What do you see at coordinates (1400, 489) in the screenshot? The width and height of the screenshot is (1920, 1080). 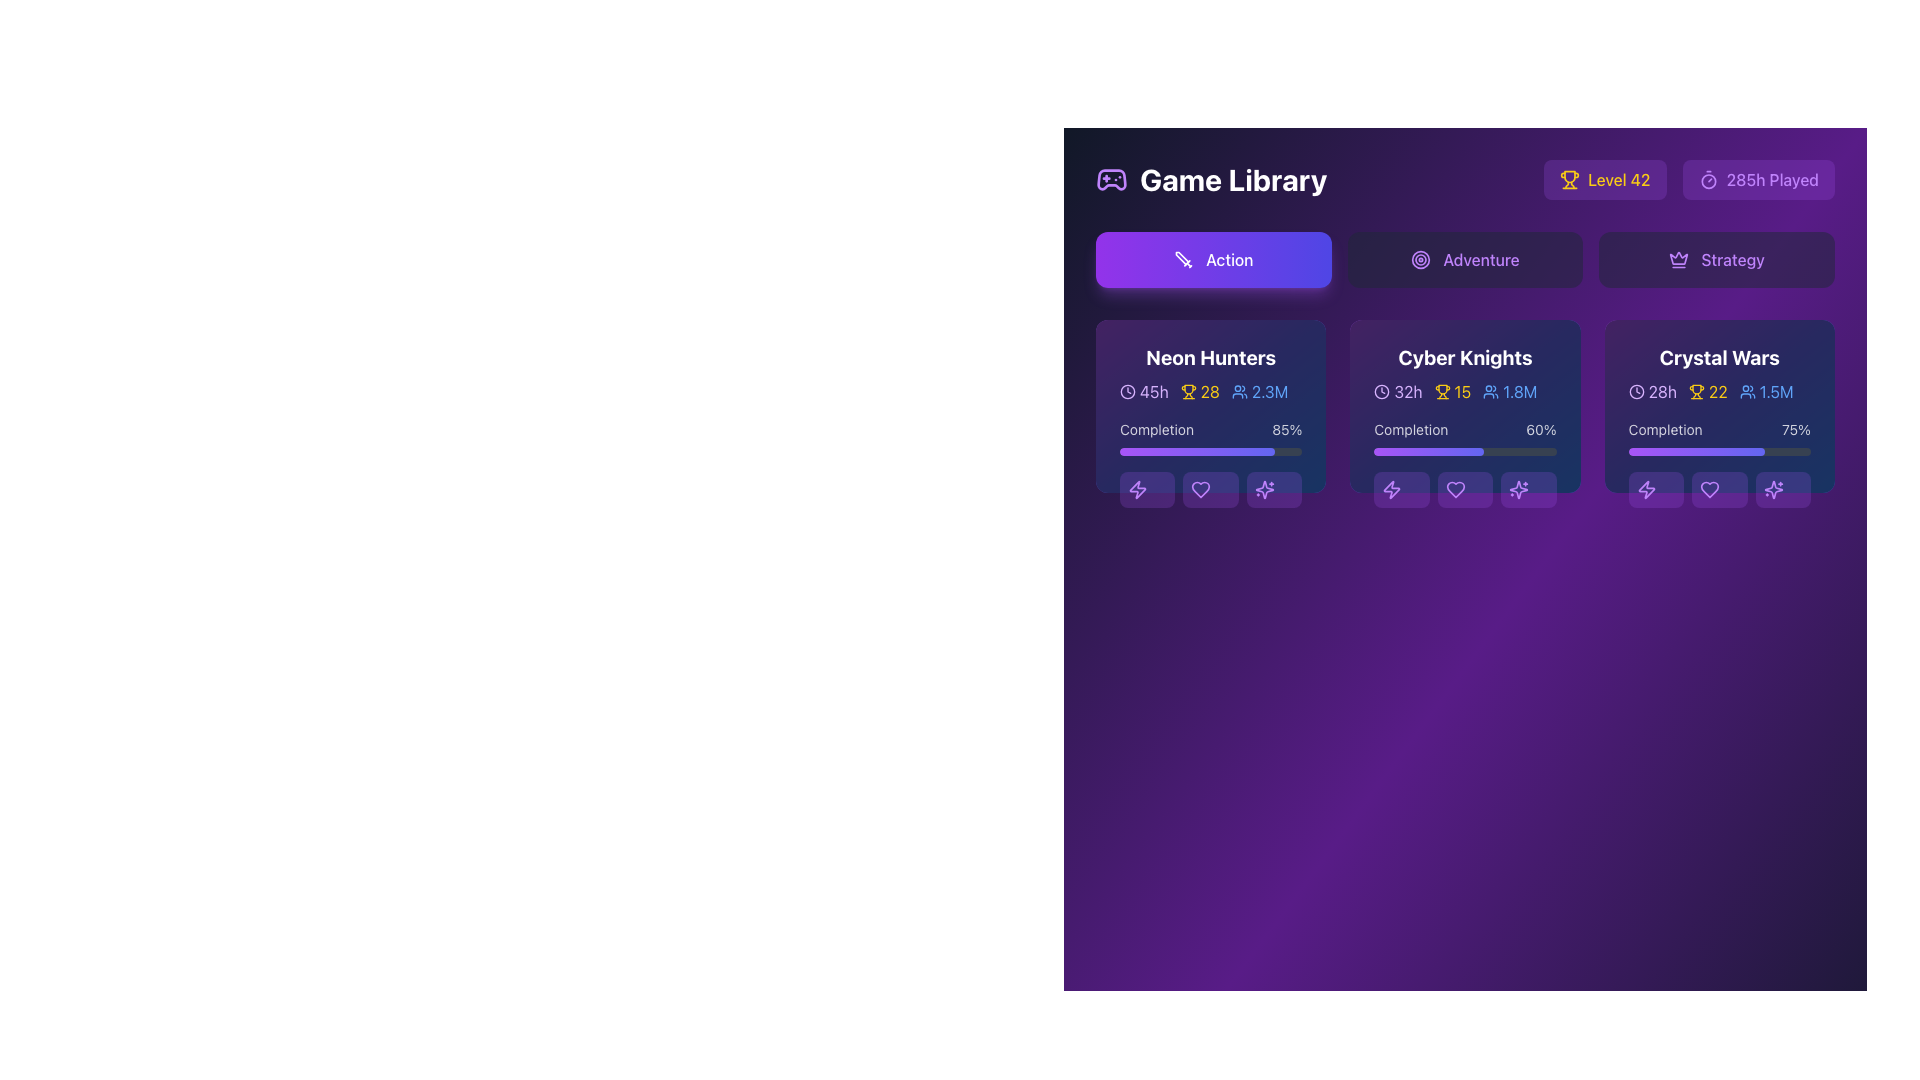 I see `the leftmost button in the action row beneath the 'Cyber Knights' game card` at bounding box center [1400, 489].